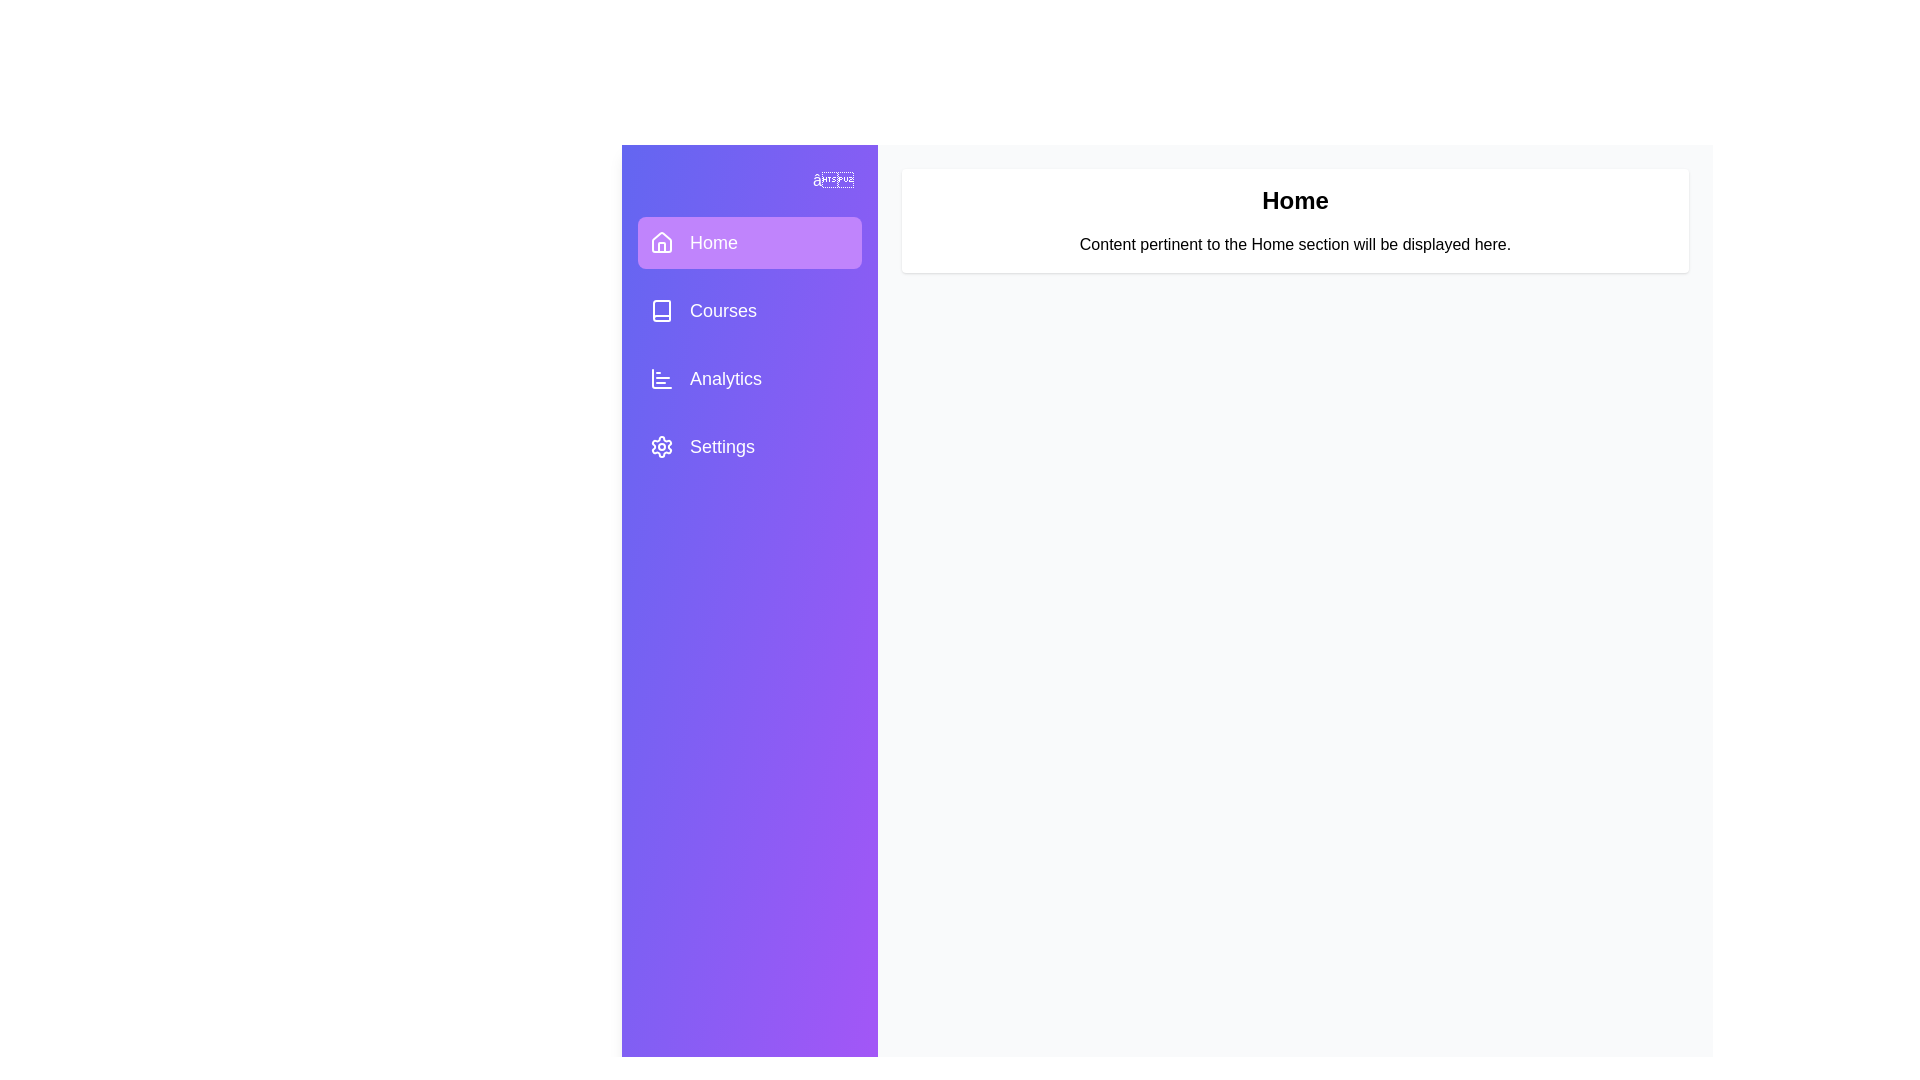 This screenshot has height=1080, width=1920. I want to click on the Courses tab to see its hover effect, so click(748, 311).